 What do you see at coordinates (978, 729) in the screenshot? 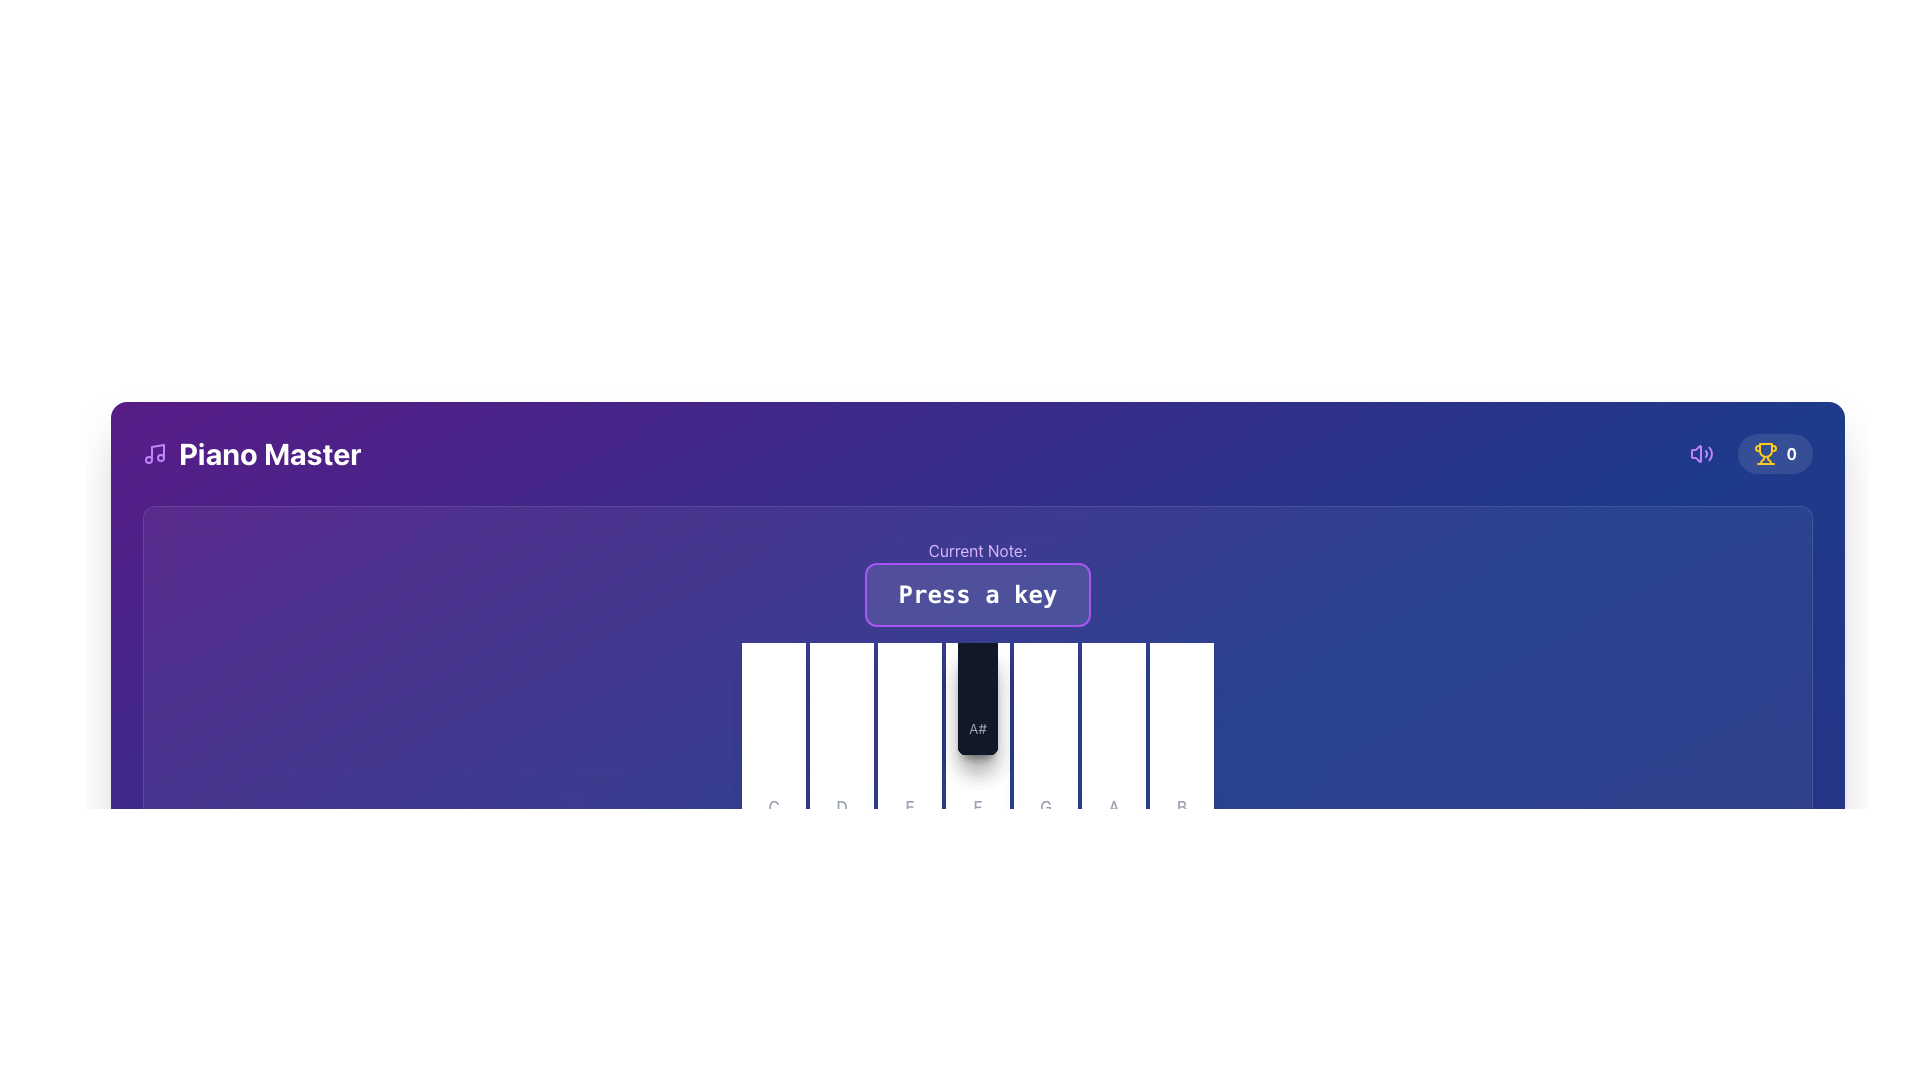
I see `the static text label indicating the musical note 'D#', which is centrally aligned with the black piano key corresponding to D#` at bounding box center [978, 729].